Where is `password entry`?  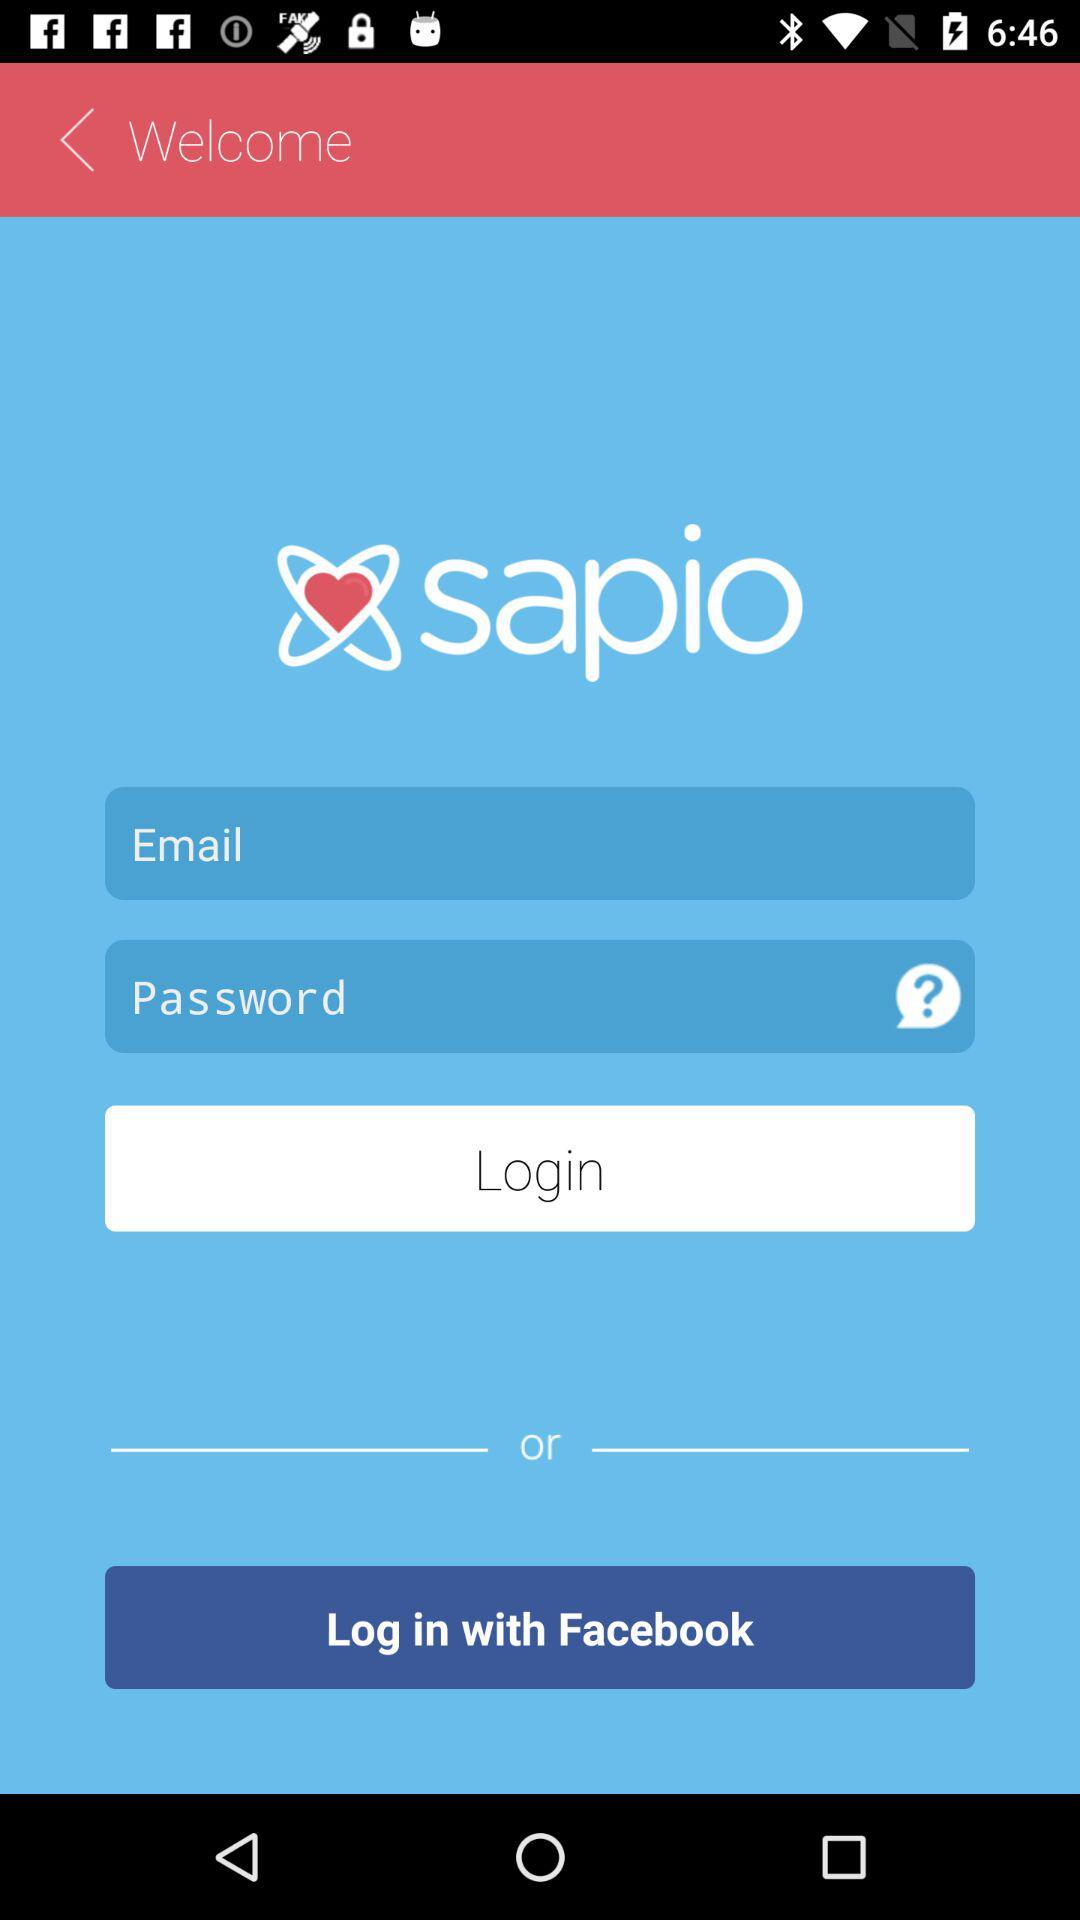 password entry is located at coordinates (493, 996).